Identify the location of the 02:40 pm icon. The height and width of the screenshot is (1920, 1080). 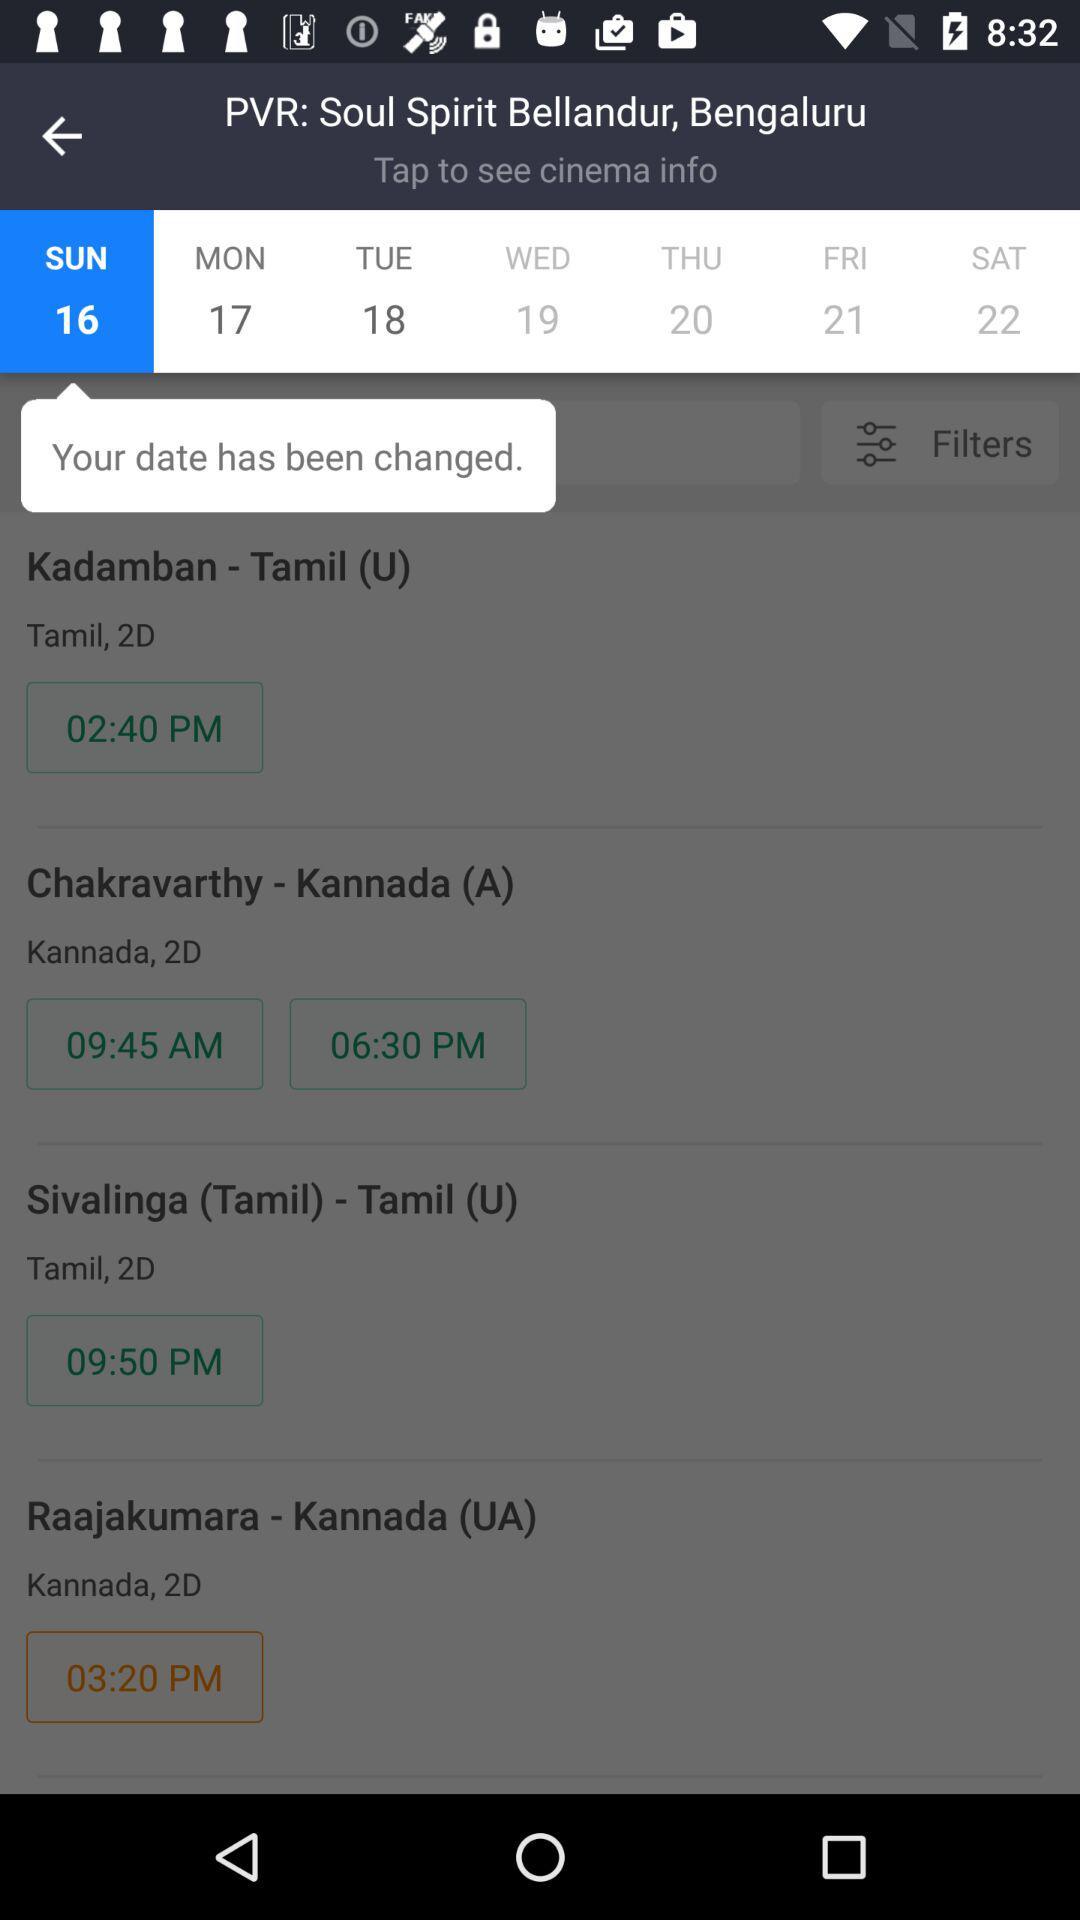
(143, 726).